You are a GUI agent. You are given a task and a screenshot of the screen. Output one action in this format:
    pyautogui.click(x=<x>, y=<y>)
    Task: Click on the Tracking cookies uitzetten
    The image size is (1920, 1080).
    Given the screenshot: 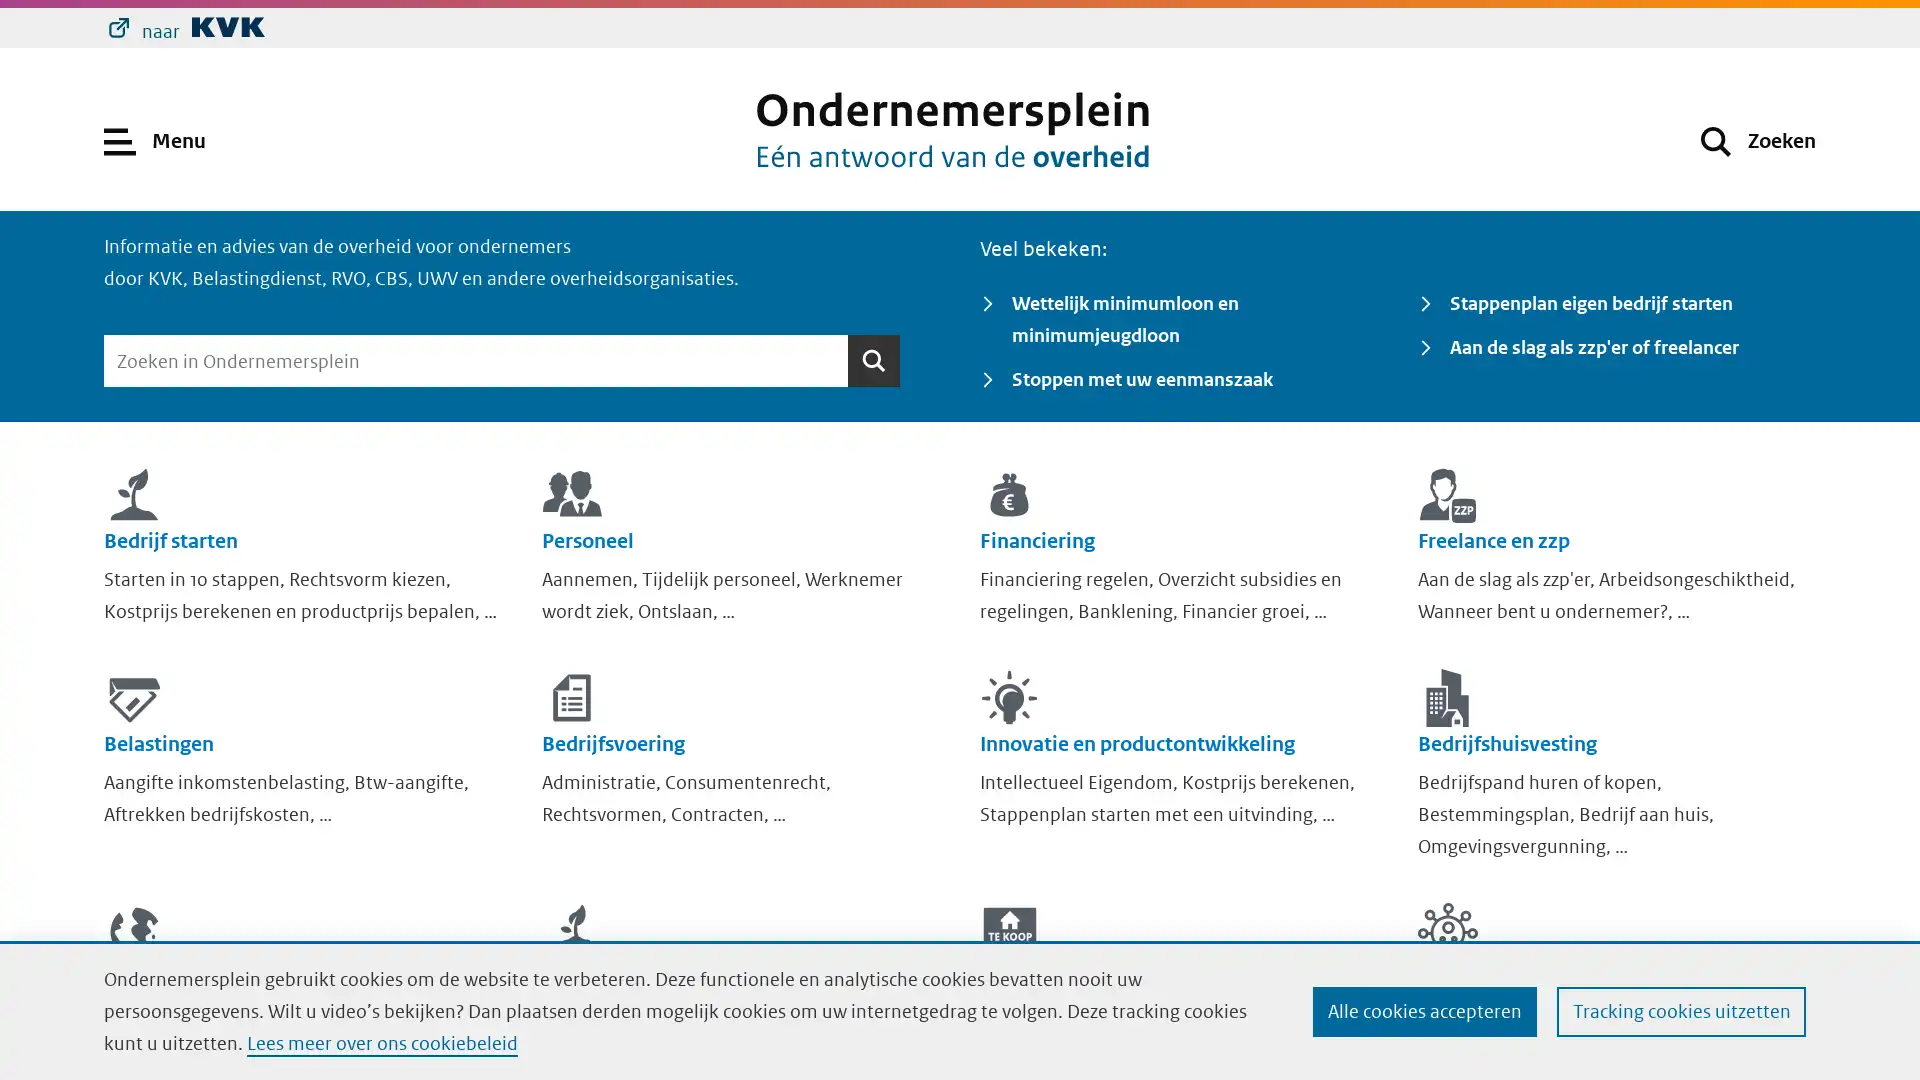 What is the action you would take?
    pyautogui.click(x=1680, y=1011)
    